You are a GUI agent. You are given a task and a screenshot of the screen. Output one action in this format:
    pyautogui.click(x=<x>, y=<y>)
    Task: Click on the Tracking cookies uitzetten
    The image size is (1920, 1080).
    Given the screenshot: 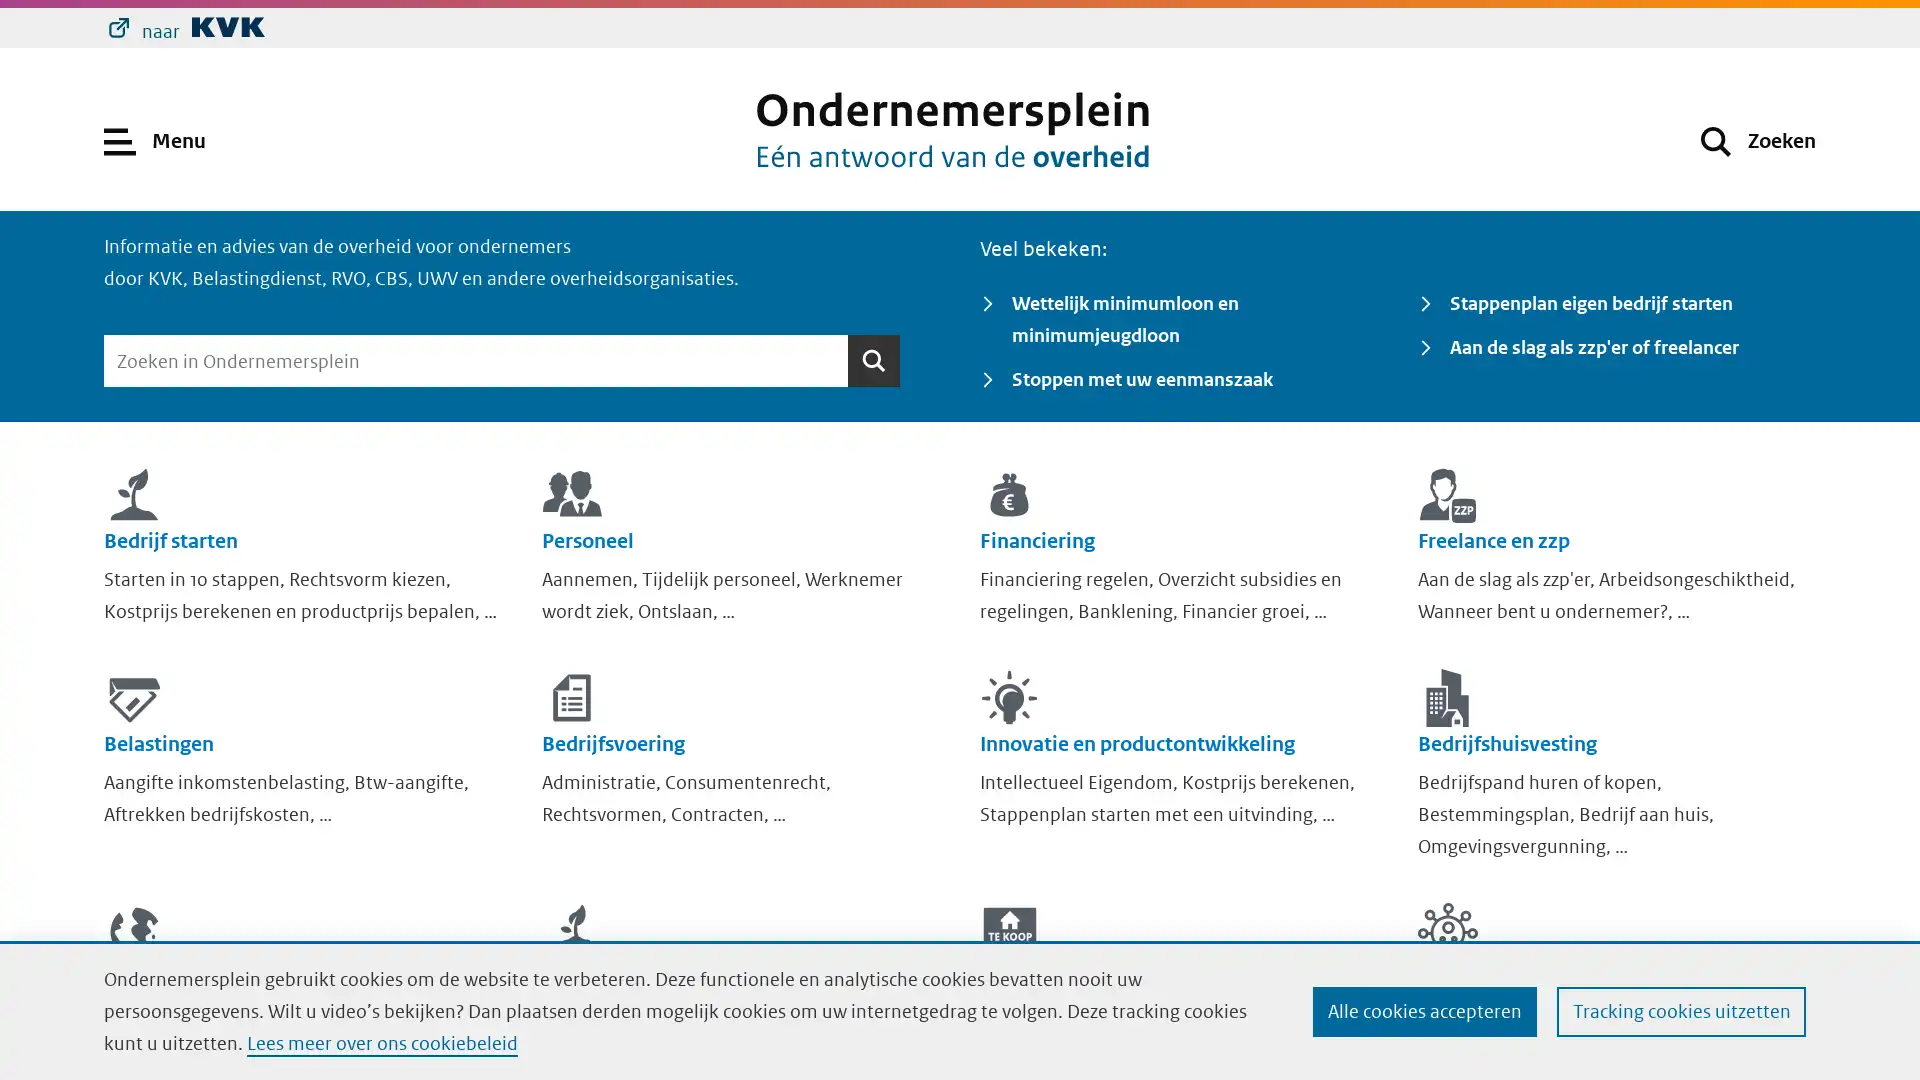 What is the action you would take?
    pyautogui.click(x=1680, y=1011)
    